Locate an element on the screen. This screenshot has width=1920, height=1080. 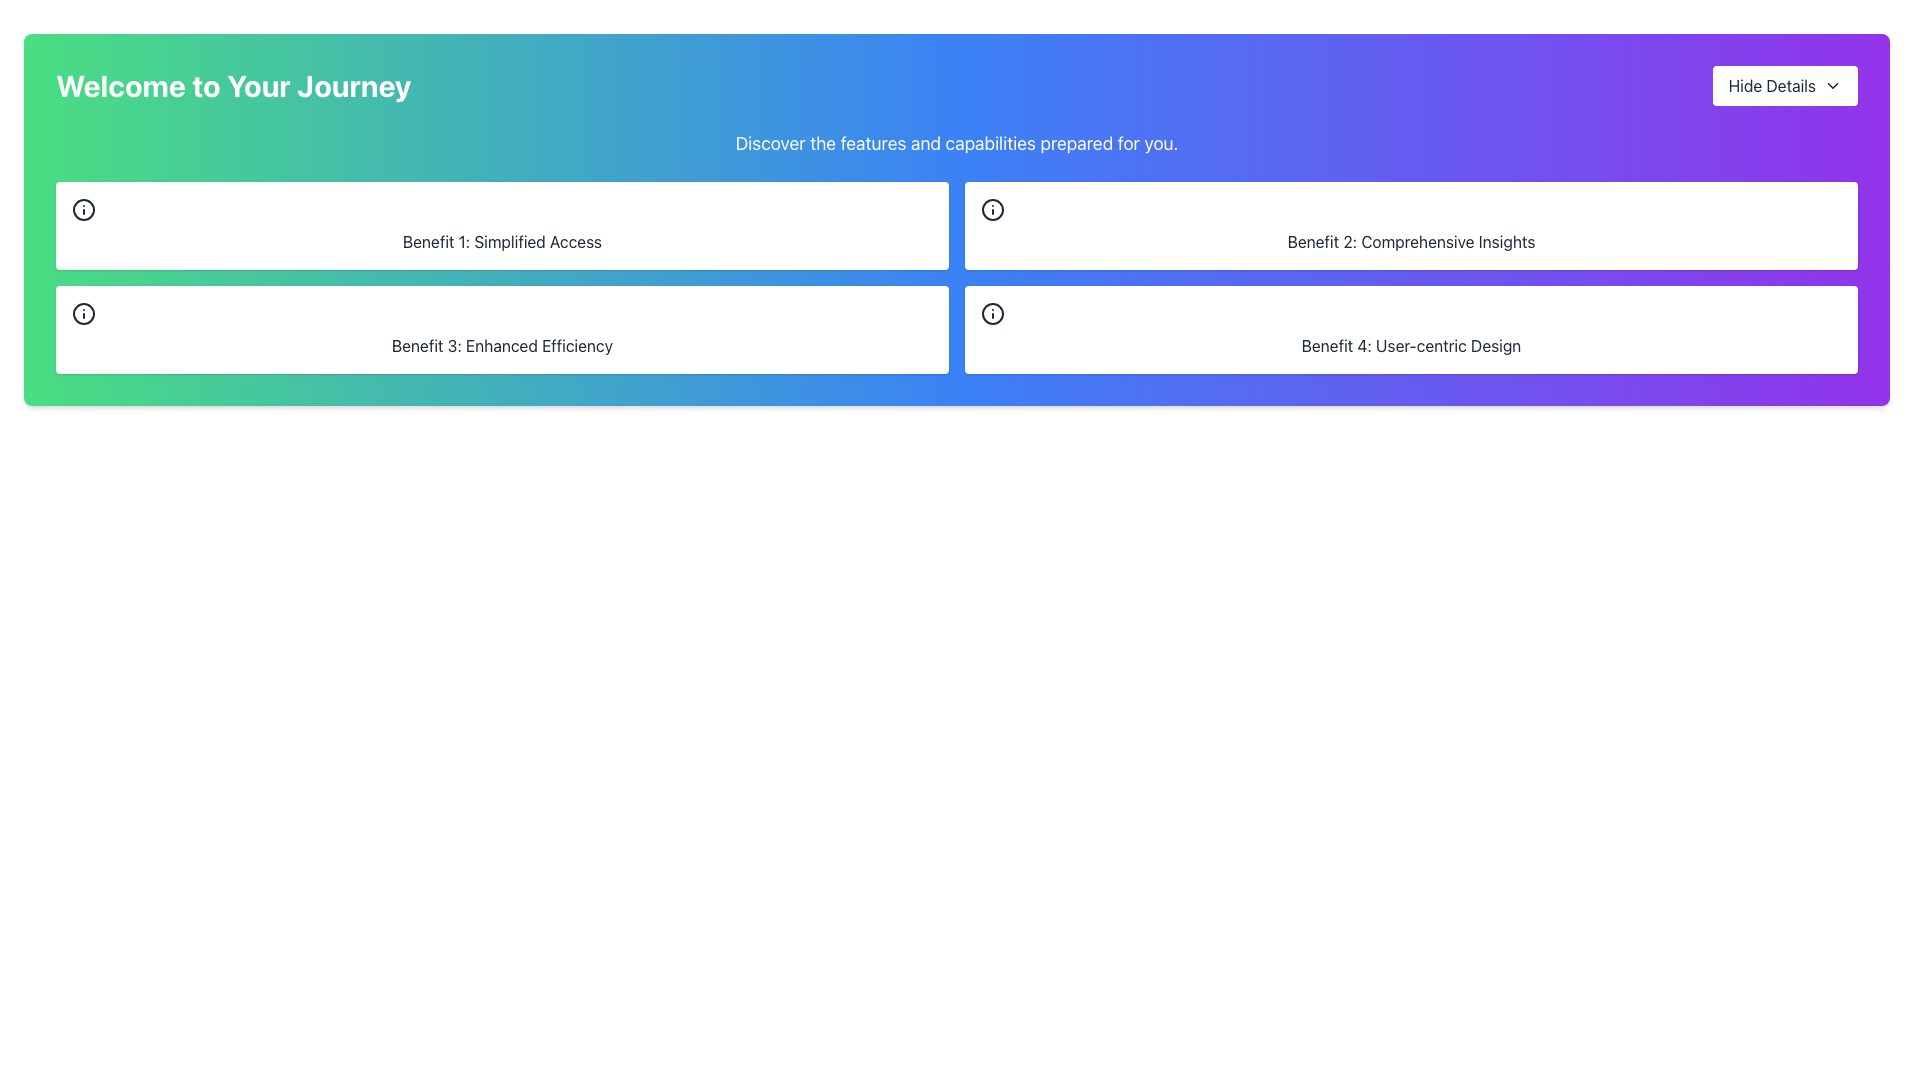
the Informational Card that highlights 'Simplified Access', positioned in the upper-left quadrant of the grid layout is located at coordinates (502, 225).